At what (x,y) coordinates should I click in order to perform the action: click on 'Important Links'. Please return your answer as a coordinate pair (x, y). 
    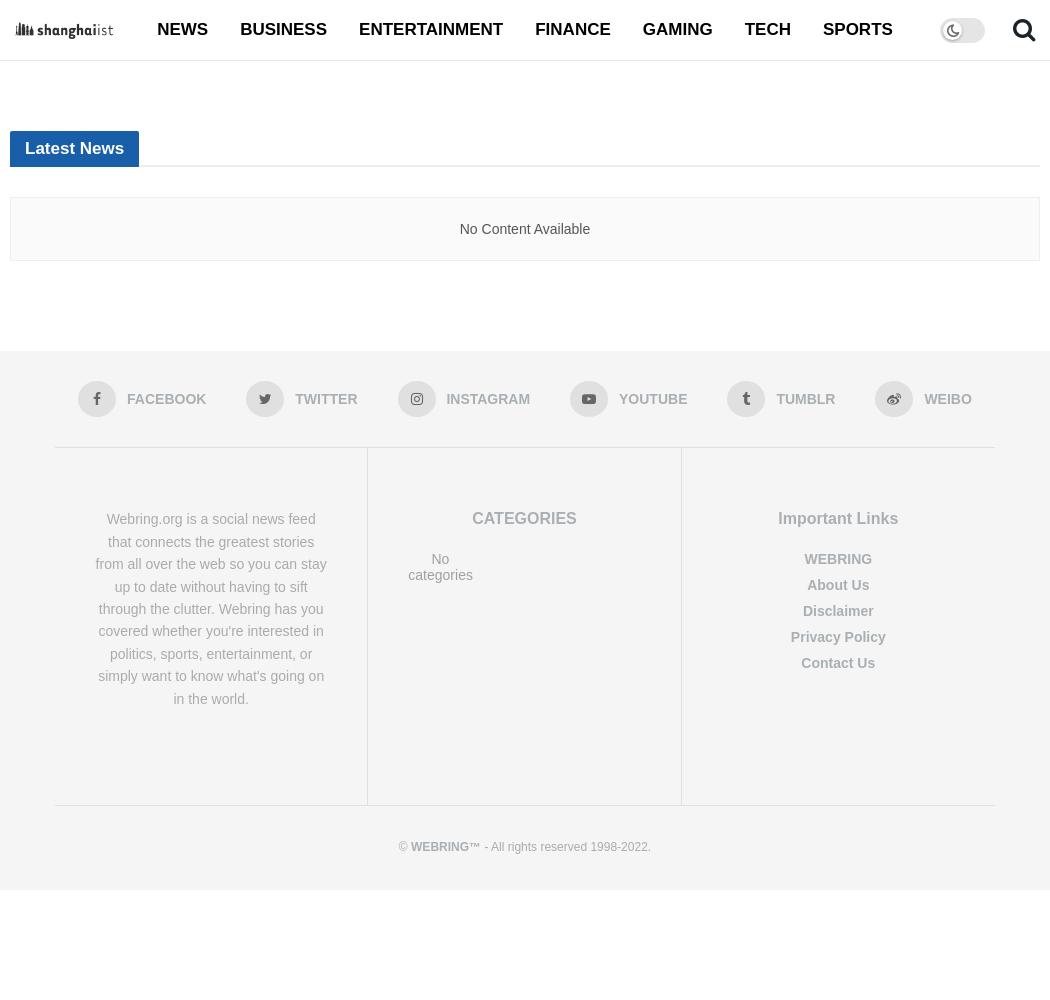
    Looking at the image, I should click on (778, 518).